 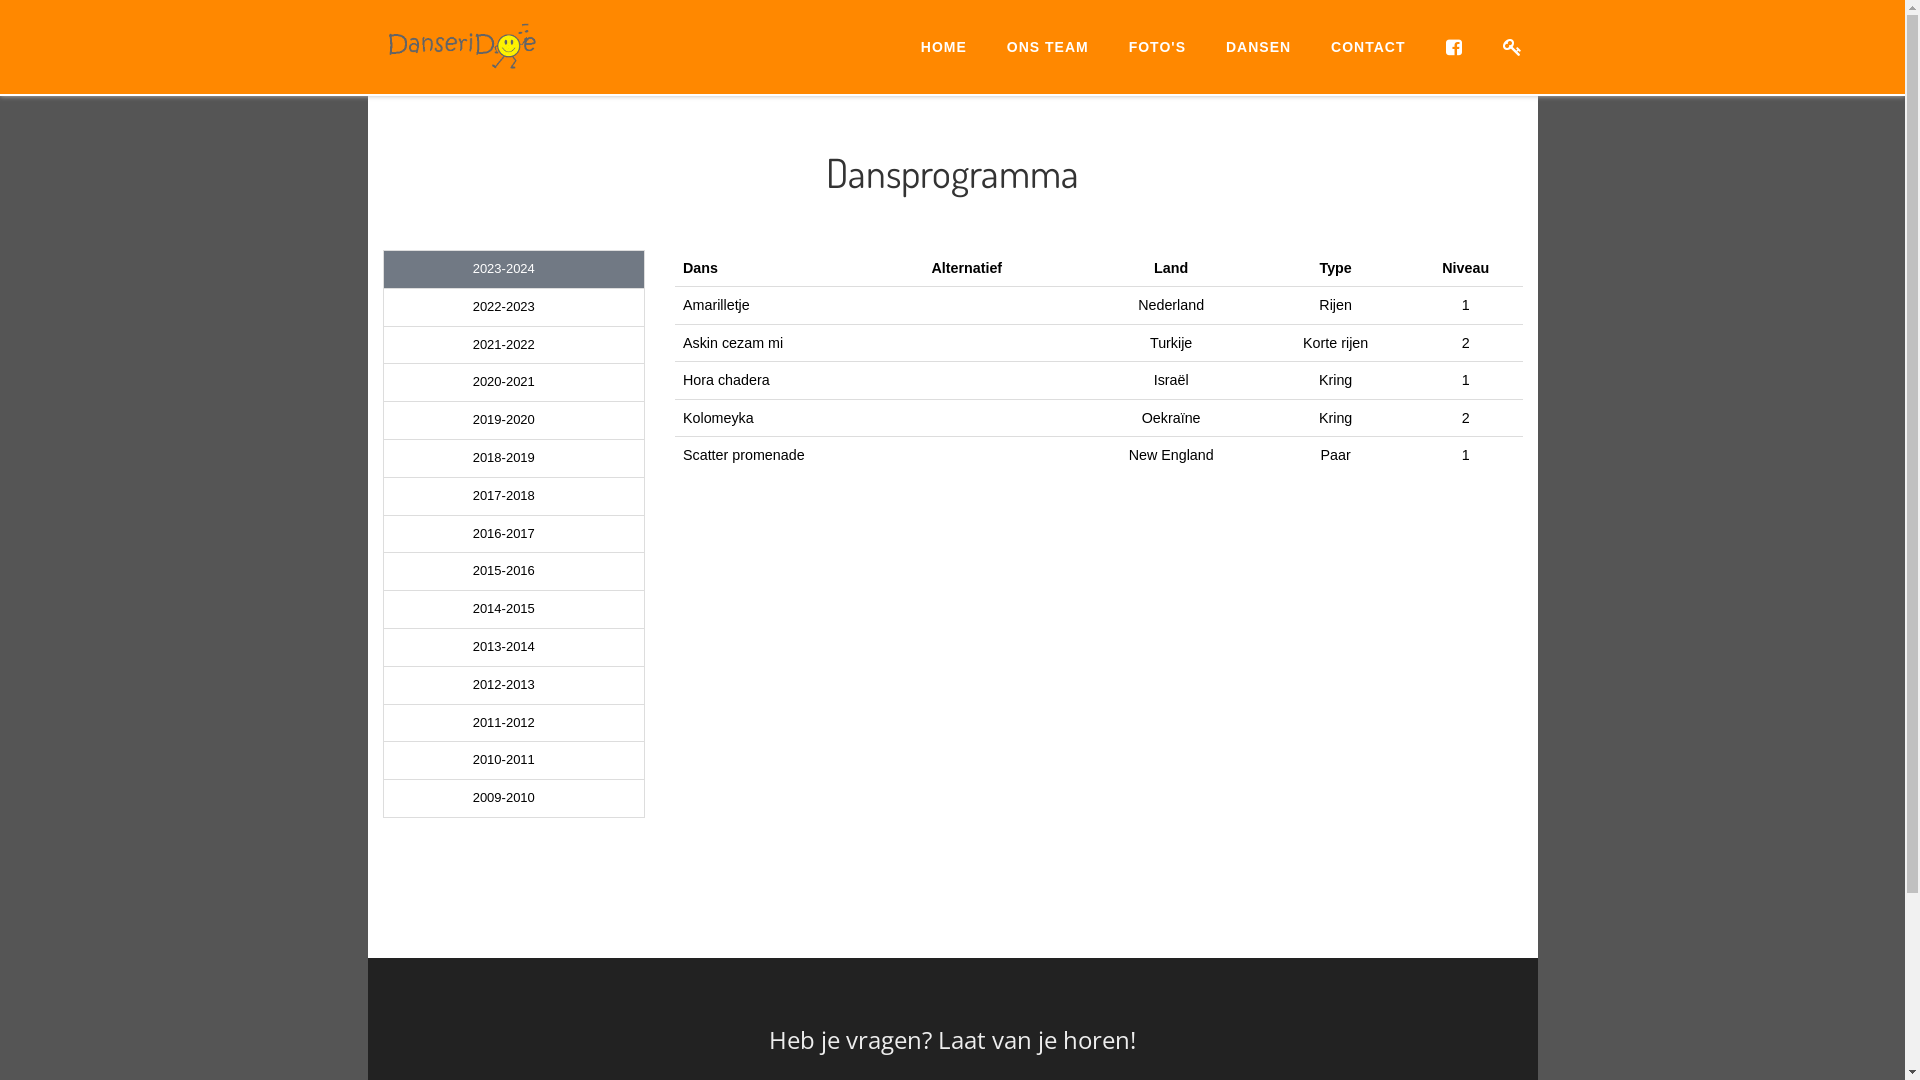 I want to click on '2015-2016', so click(x=384, y=571).